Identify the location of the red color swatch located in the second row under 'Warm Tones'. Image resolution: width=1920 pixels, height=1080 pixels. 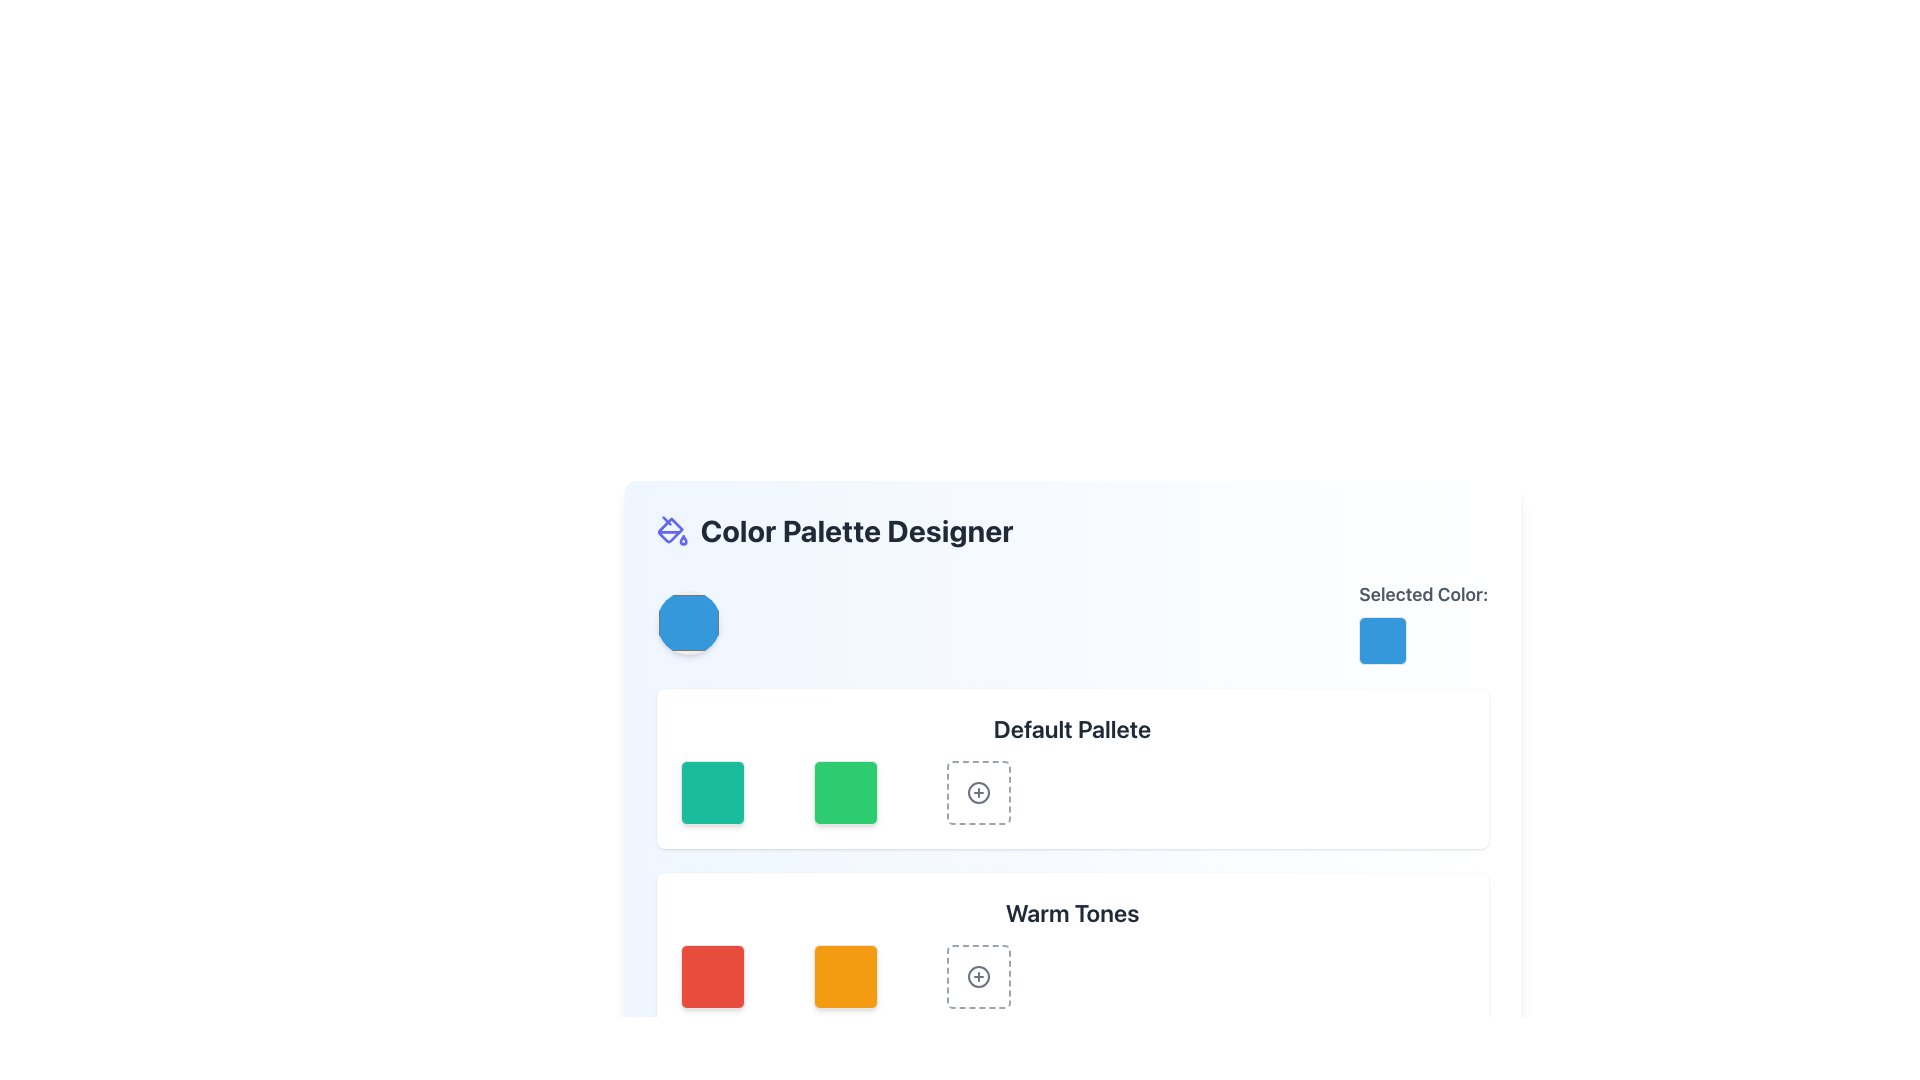
(738, 975).